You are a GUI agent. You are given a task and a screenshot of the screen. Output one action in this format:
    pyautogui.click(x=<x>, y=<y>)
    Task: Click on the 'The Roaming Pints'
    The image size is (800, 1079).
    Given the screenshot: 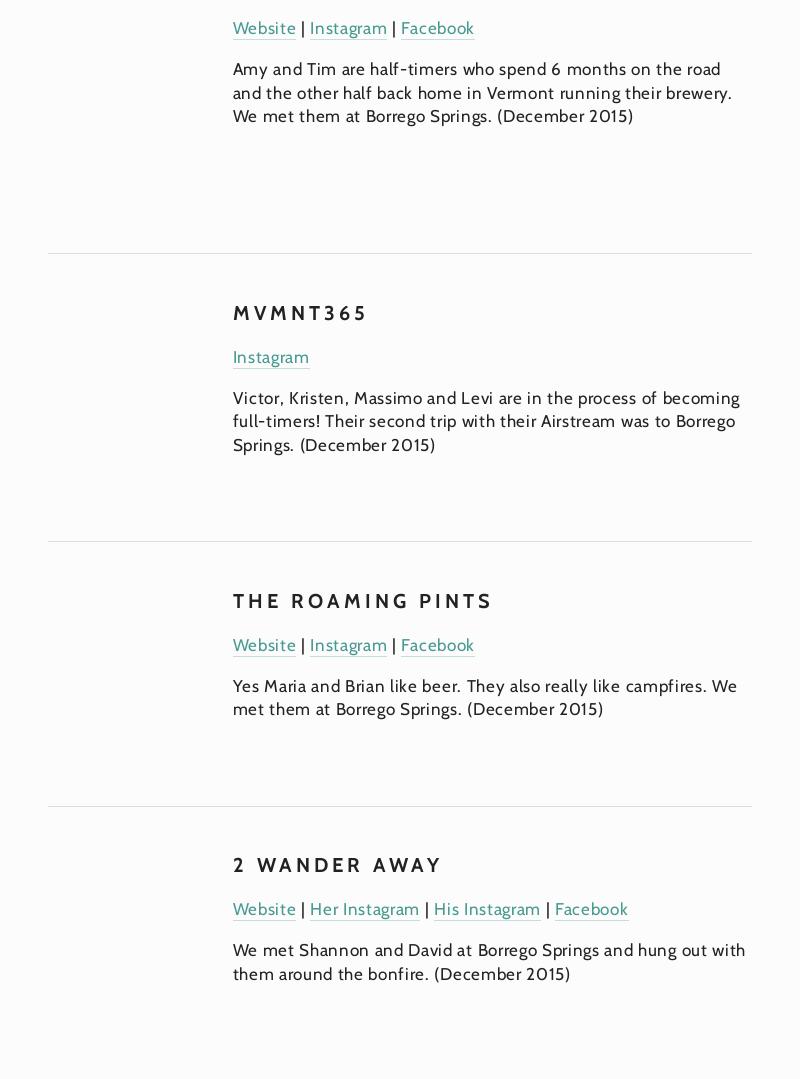 What is the action you would take?
    pyautogui.click(x=362, y=600)
    